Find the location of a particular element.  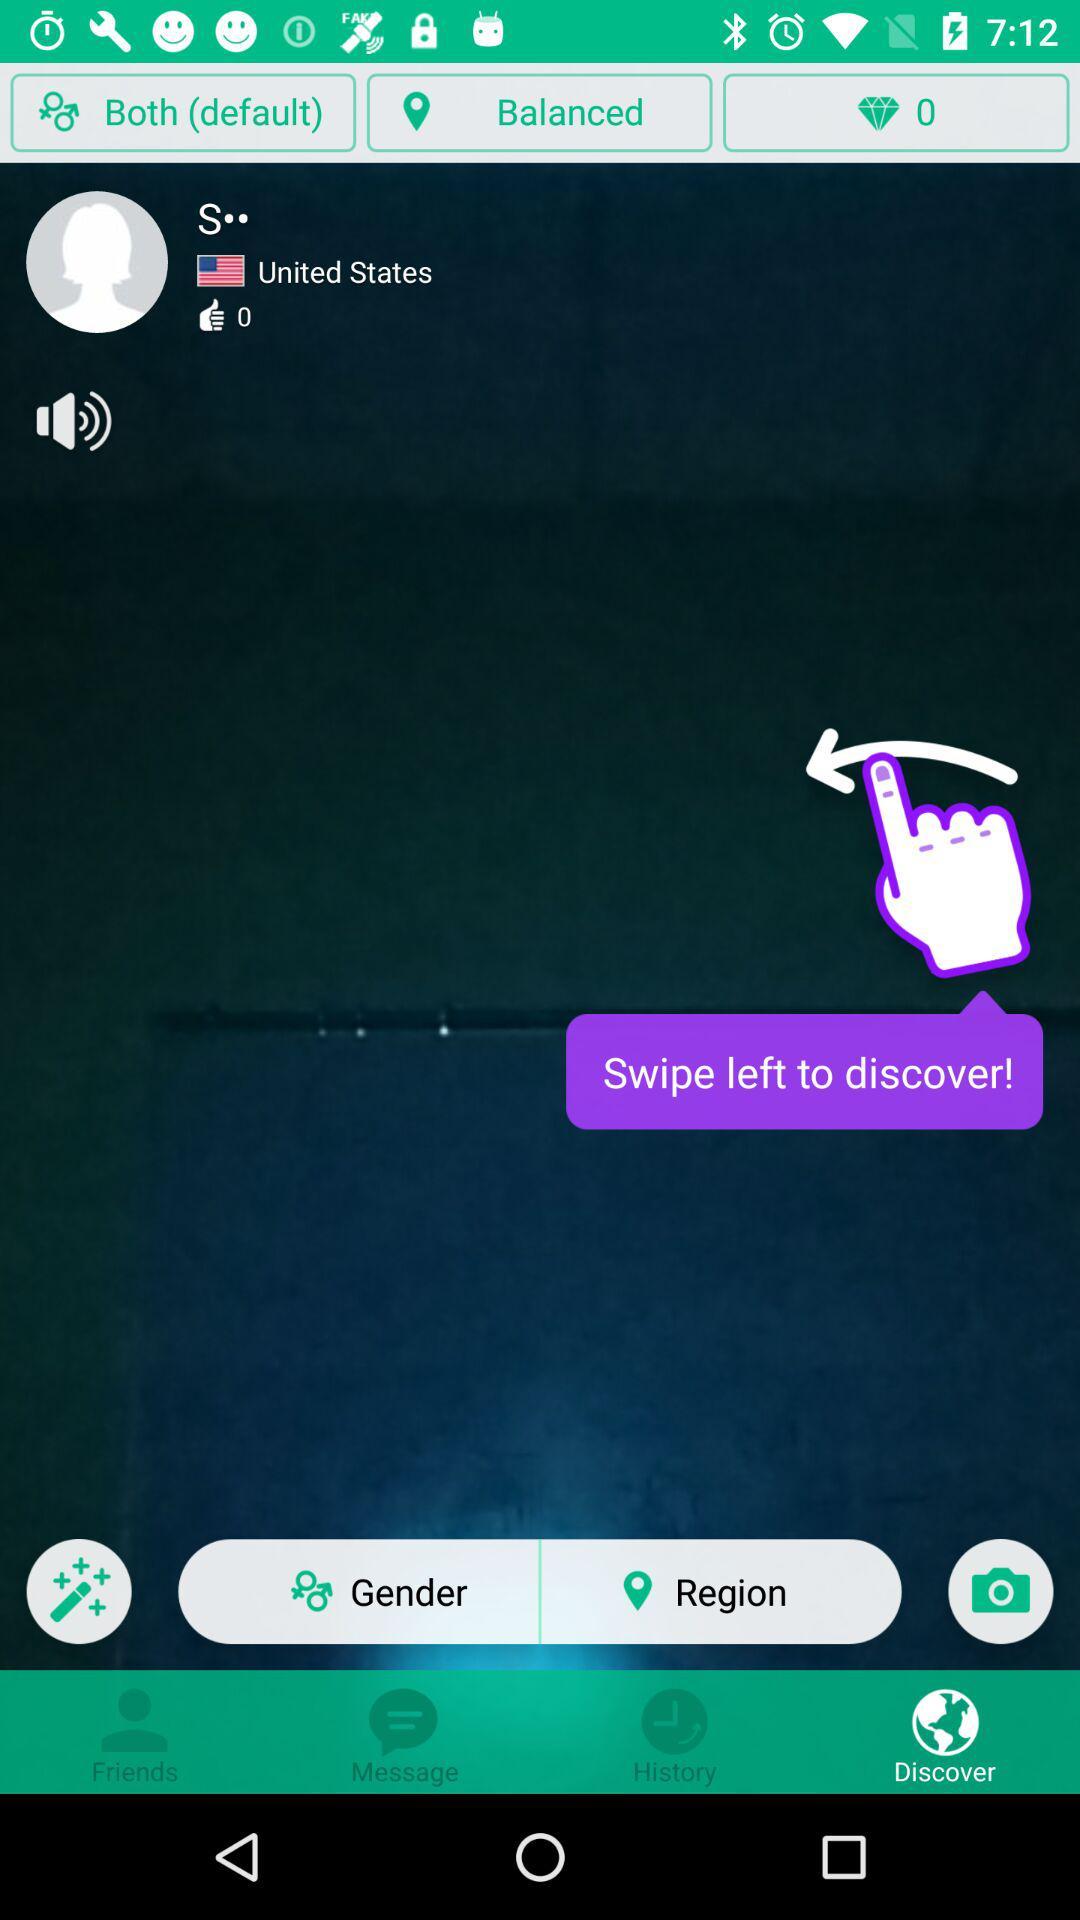

icon below both (default) item is located at coordinates (97, 261).